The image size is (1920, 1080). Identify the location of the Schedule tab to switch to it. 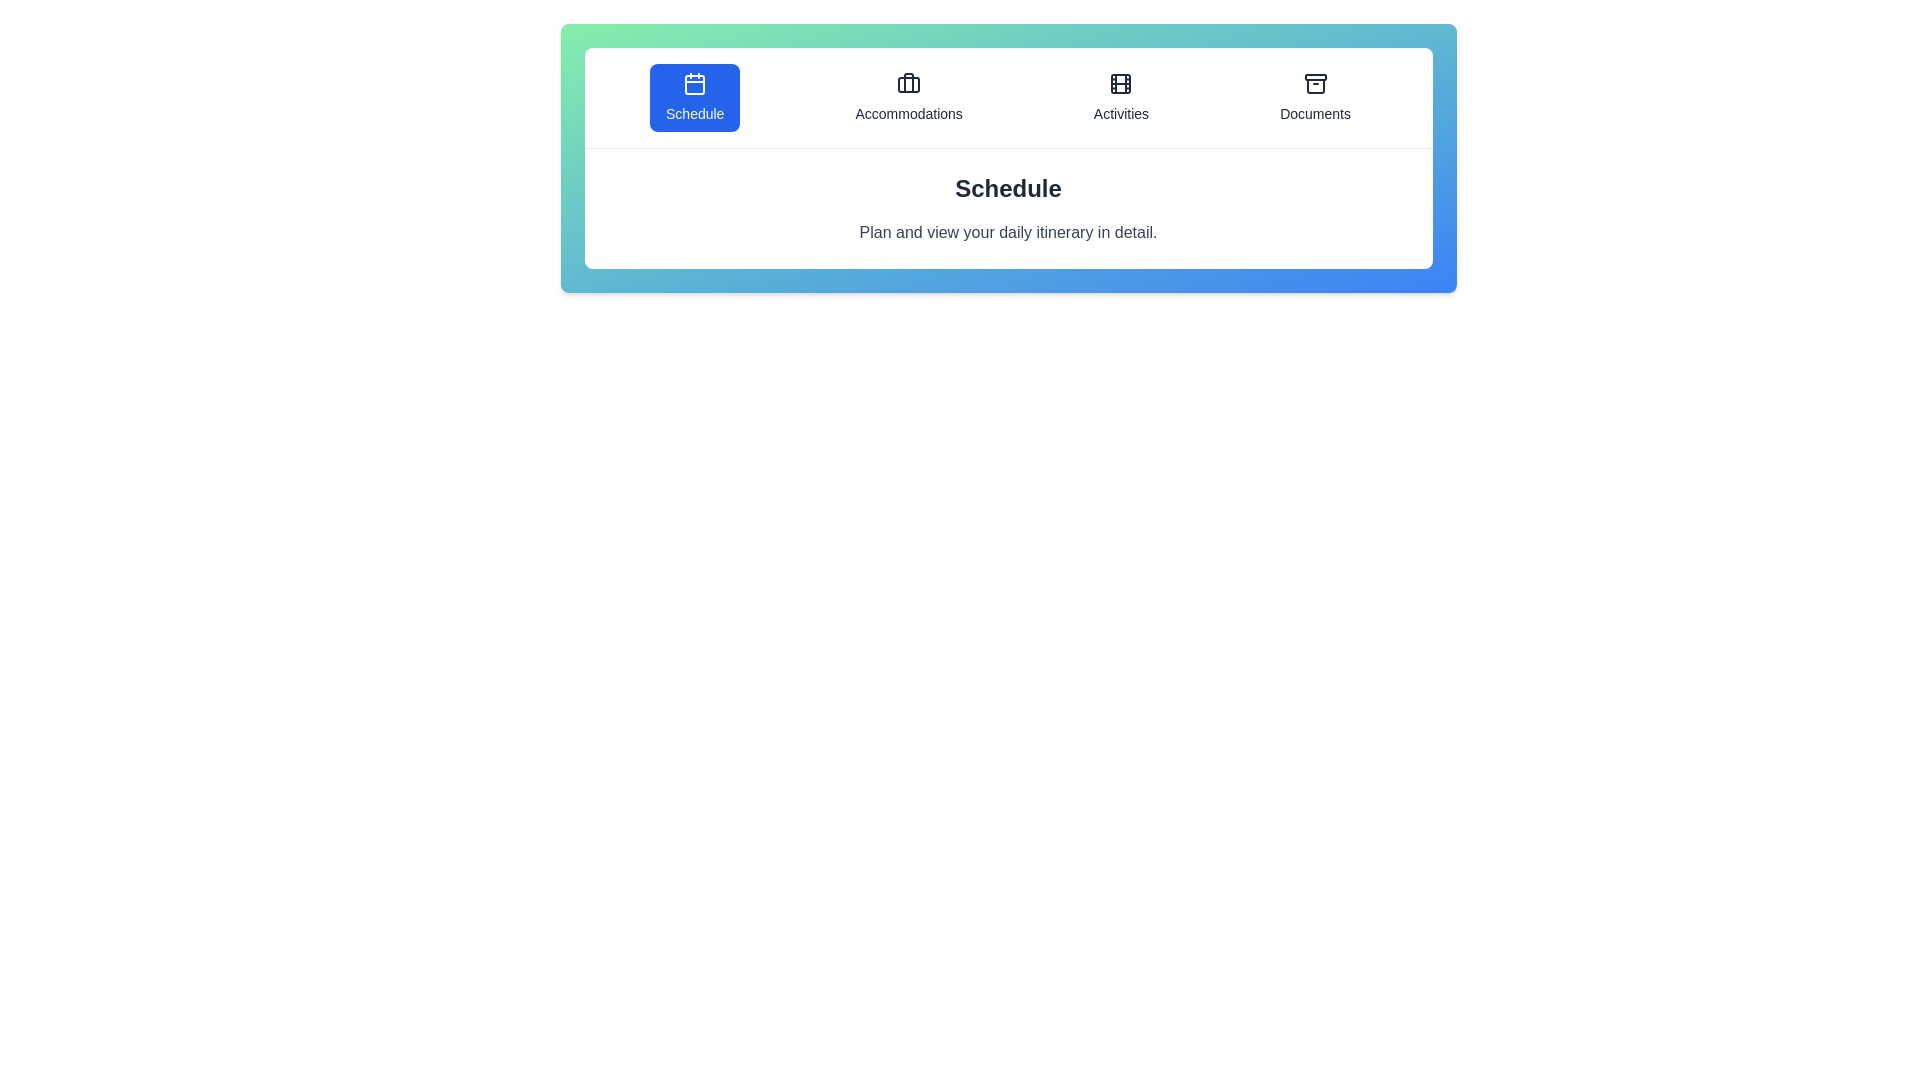
(695, 97).